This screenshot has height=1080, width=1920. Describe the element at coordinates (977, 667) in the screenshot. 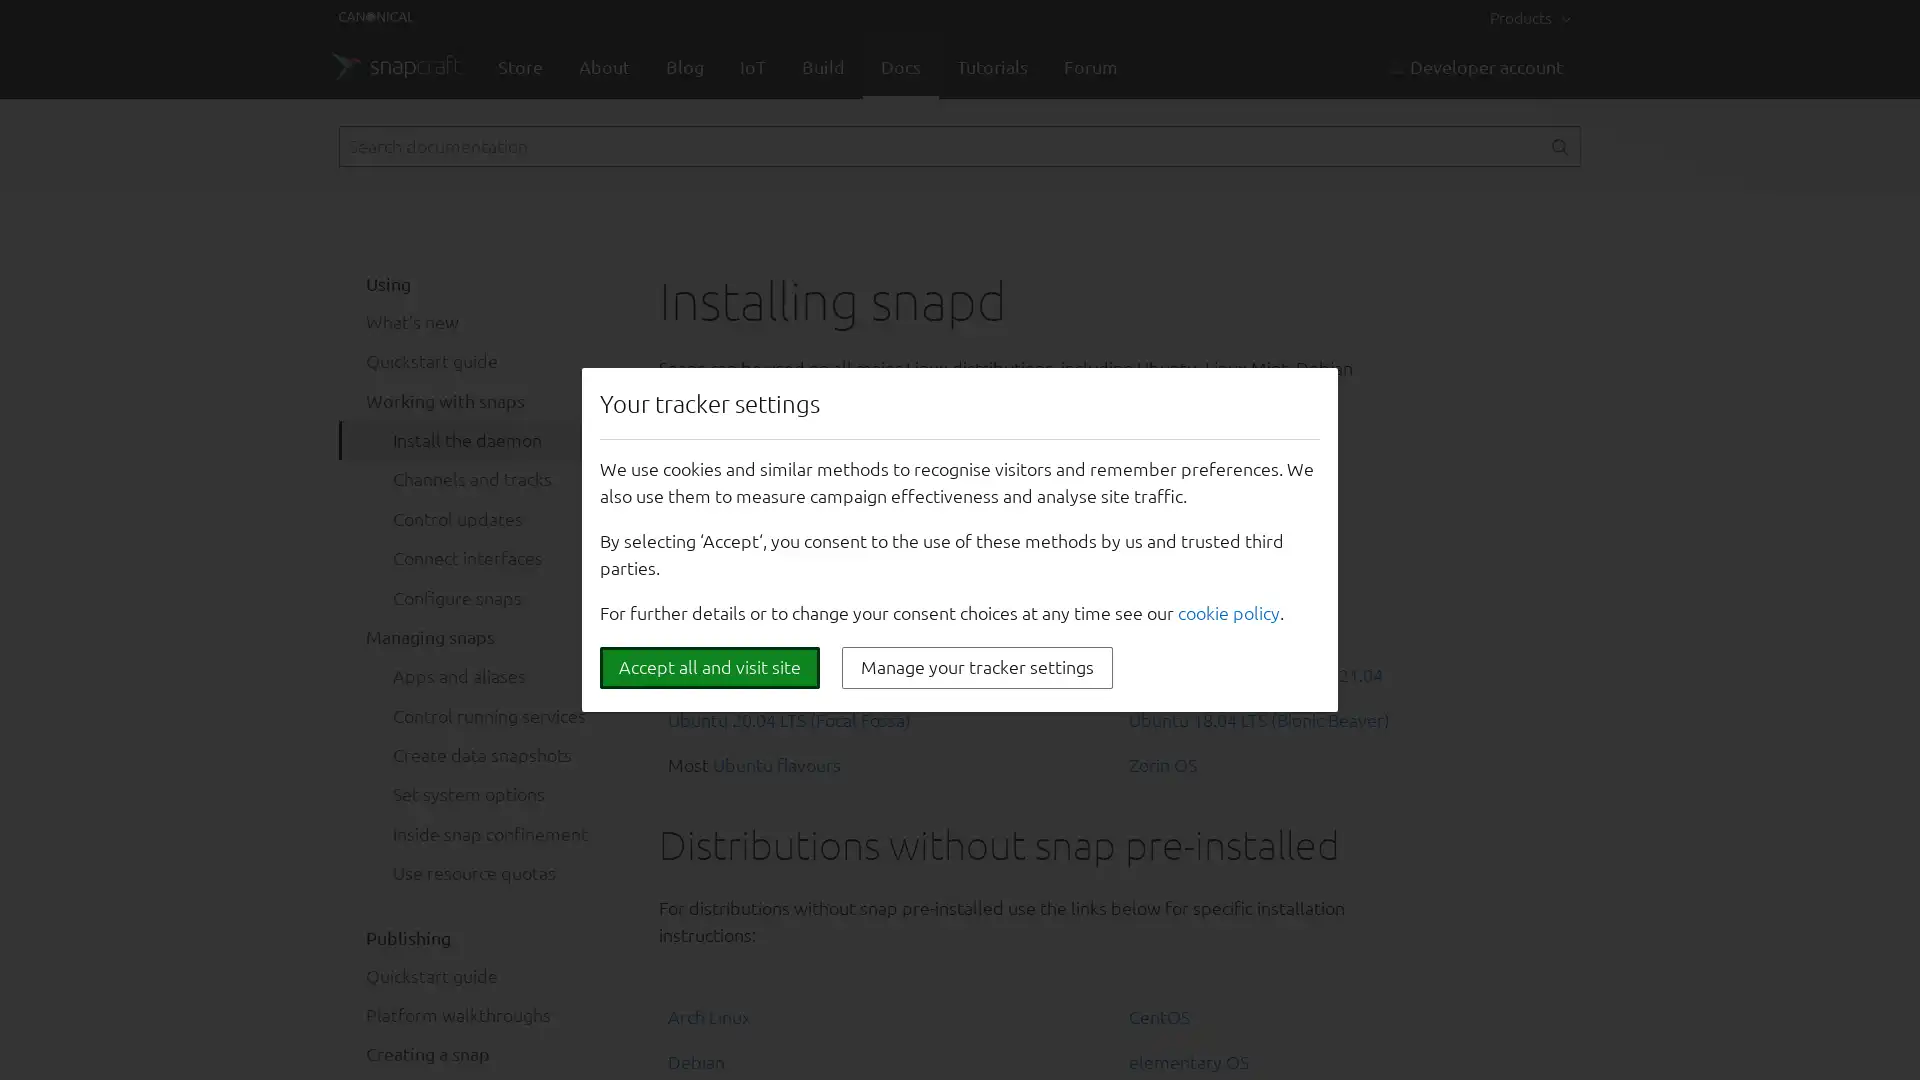

I see `Manage your tracker settings` at that location.